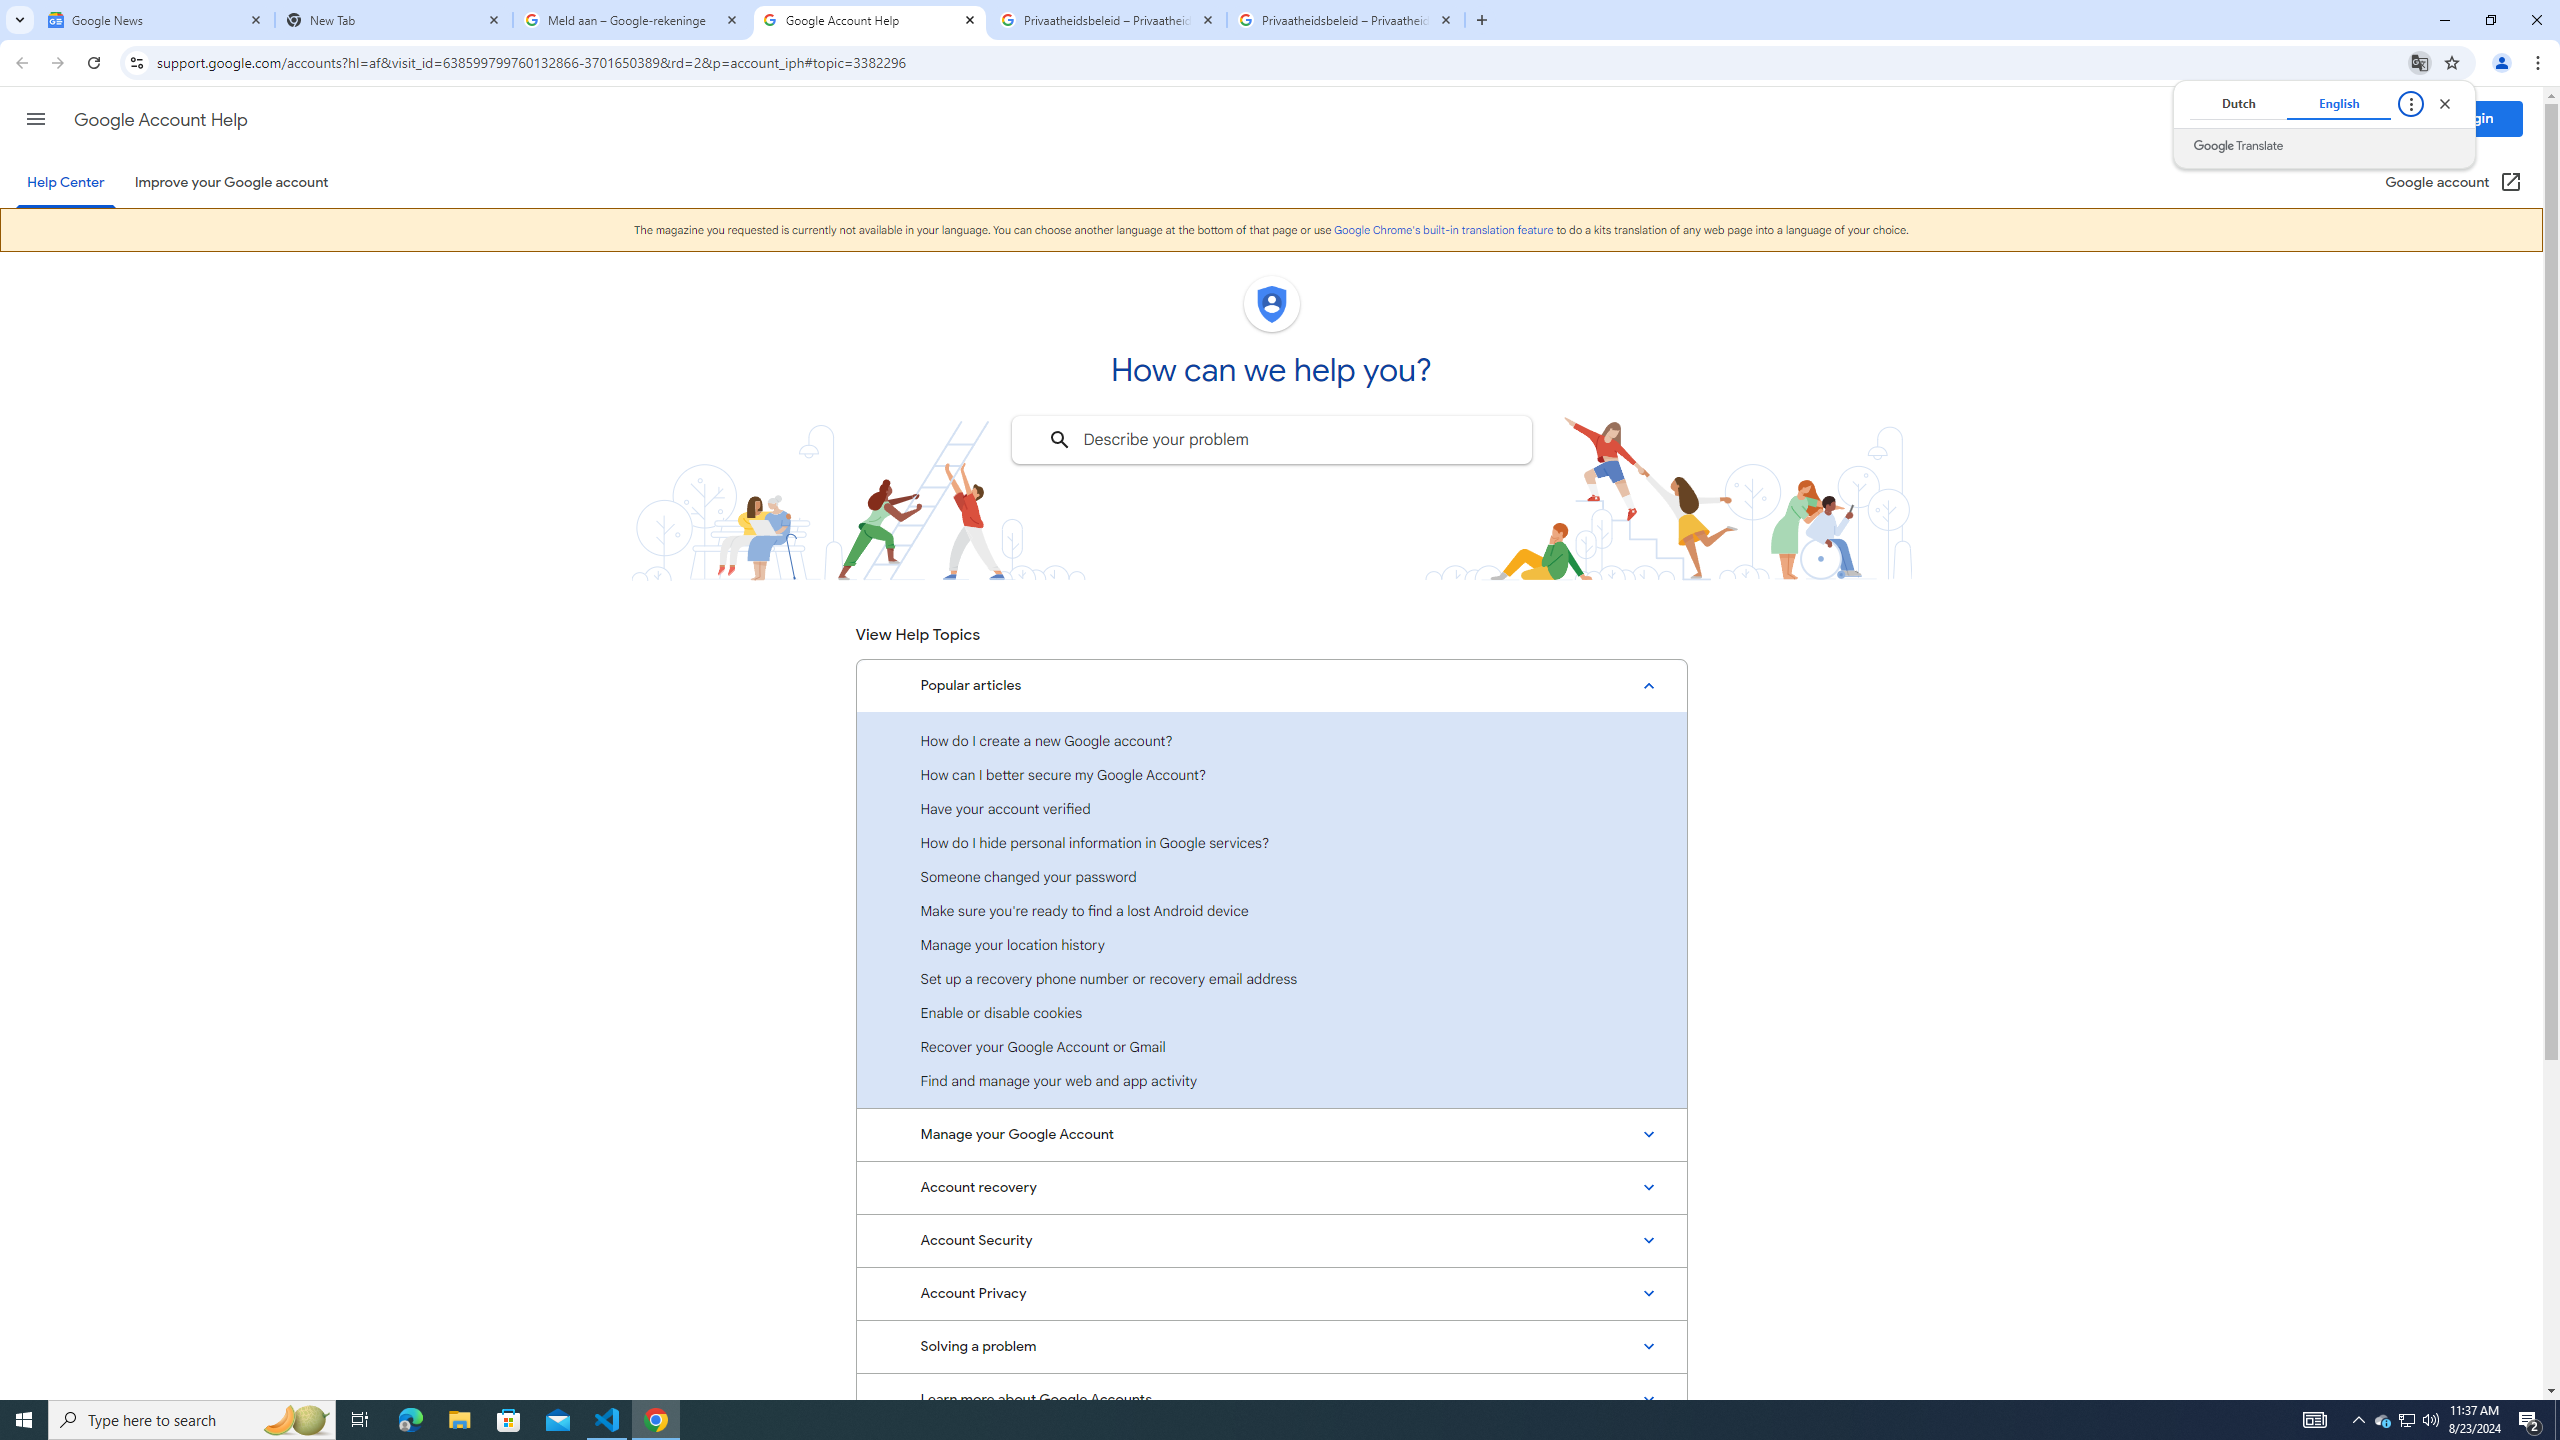 The height and width of the screenshot is (1440, 2560). Describe the element at coordinates (1271, 1012) in the screenshot. I see `'Enable or disable cookies'` at that location.